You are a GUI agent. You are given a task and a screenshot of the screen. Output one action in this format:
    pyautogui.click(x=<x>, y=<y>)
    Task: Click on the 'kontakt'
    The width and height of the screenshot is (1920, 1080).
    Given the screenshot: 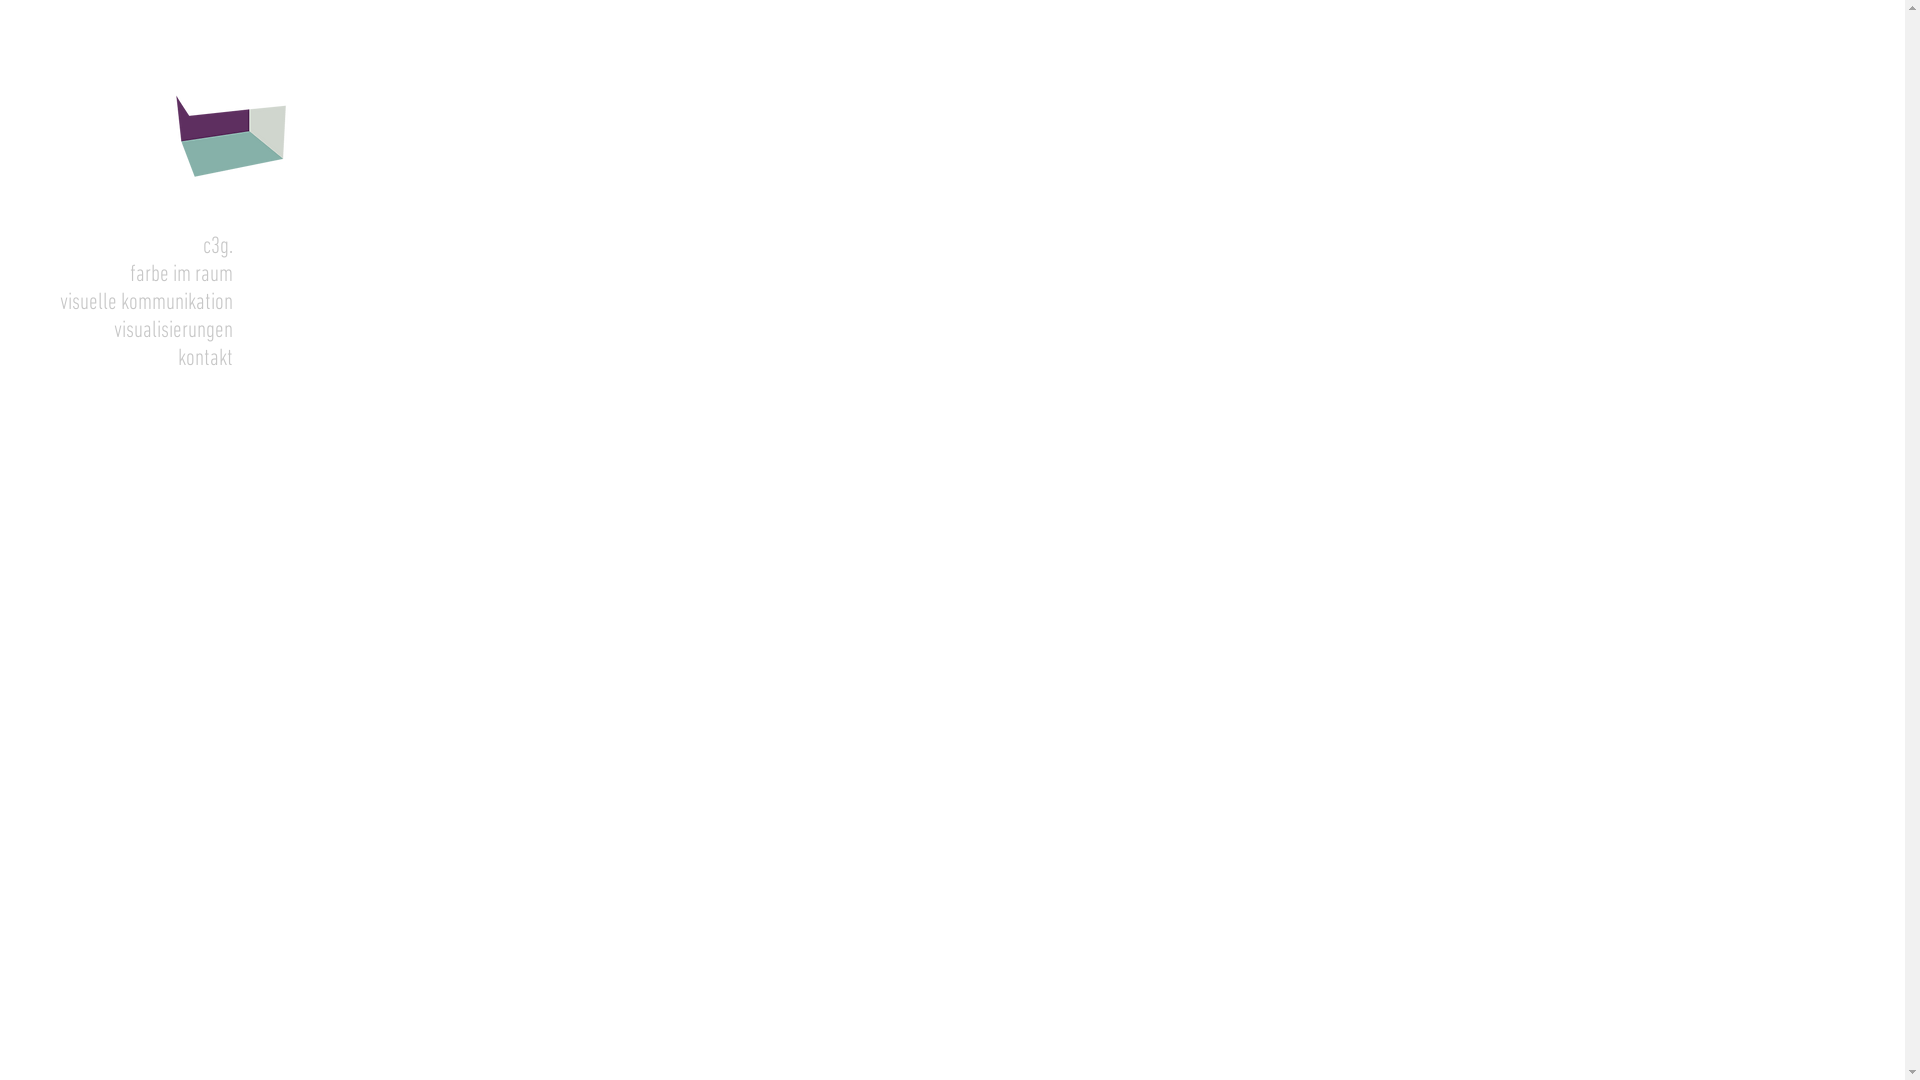 What is the action you would take?
    pyautogui.click(x=0, y=357)
    